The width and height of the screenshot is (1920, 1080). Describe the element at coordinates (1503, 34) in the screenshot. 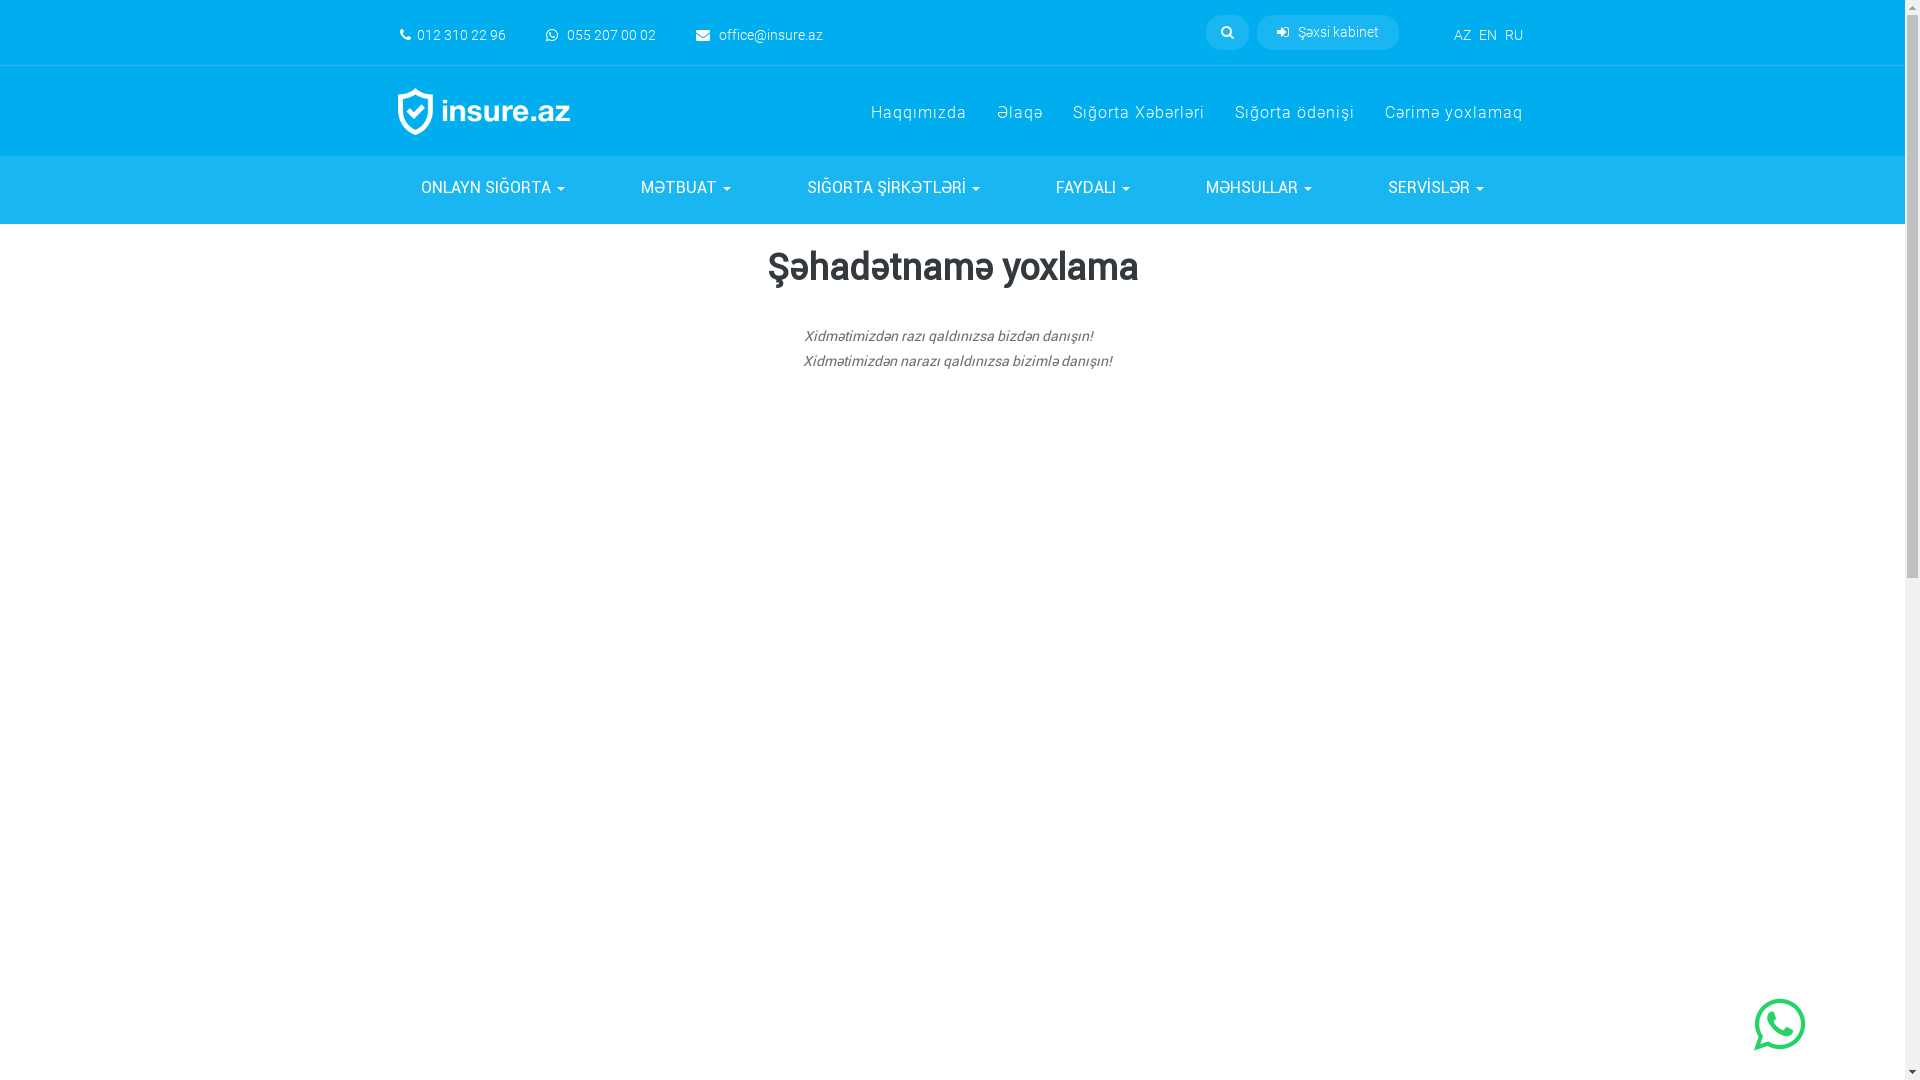

I see `'RU'` at that location.